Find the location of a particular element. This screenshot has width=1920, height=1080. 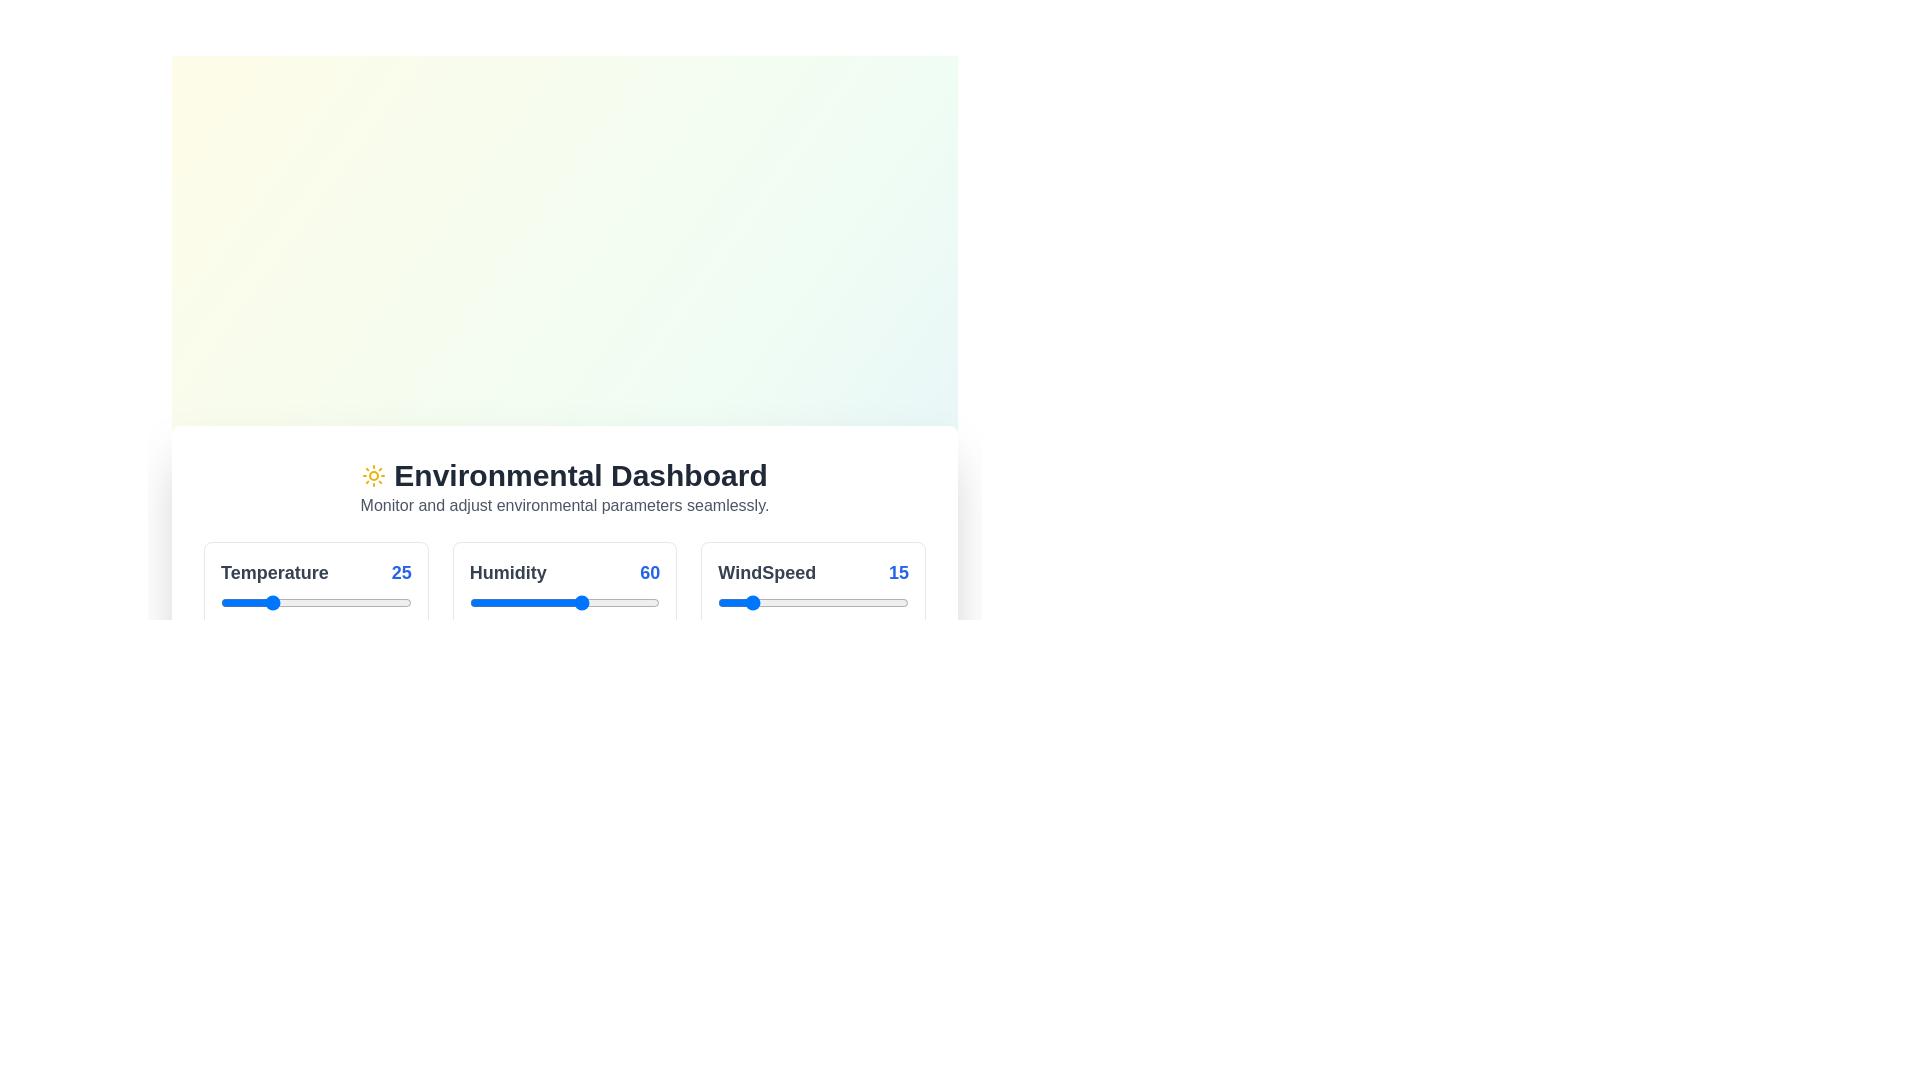

the temperature is located at coordinates (396, 601).